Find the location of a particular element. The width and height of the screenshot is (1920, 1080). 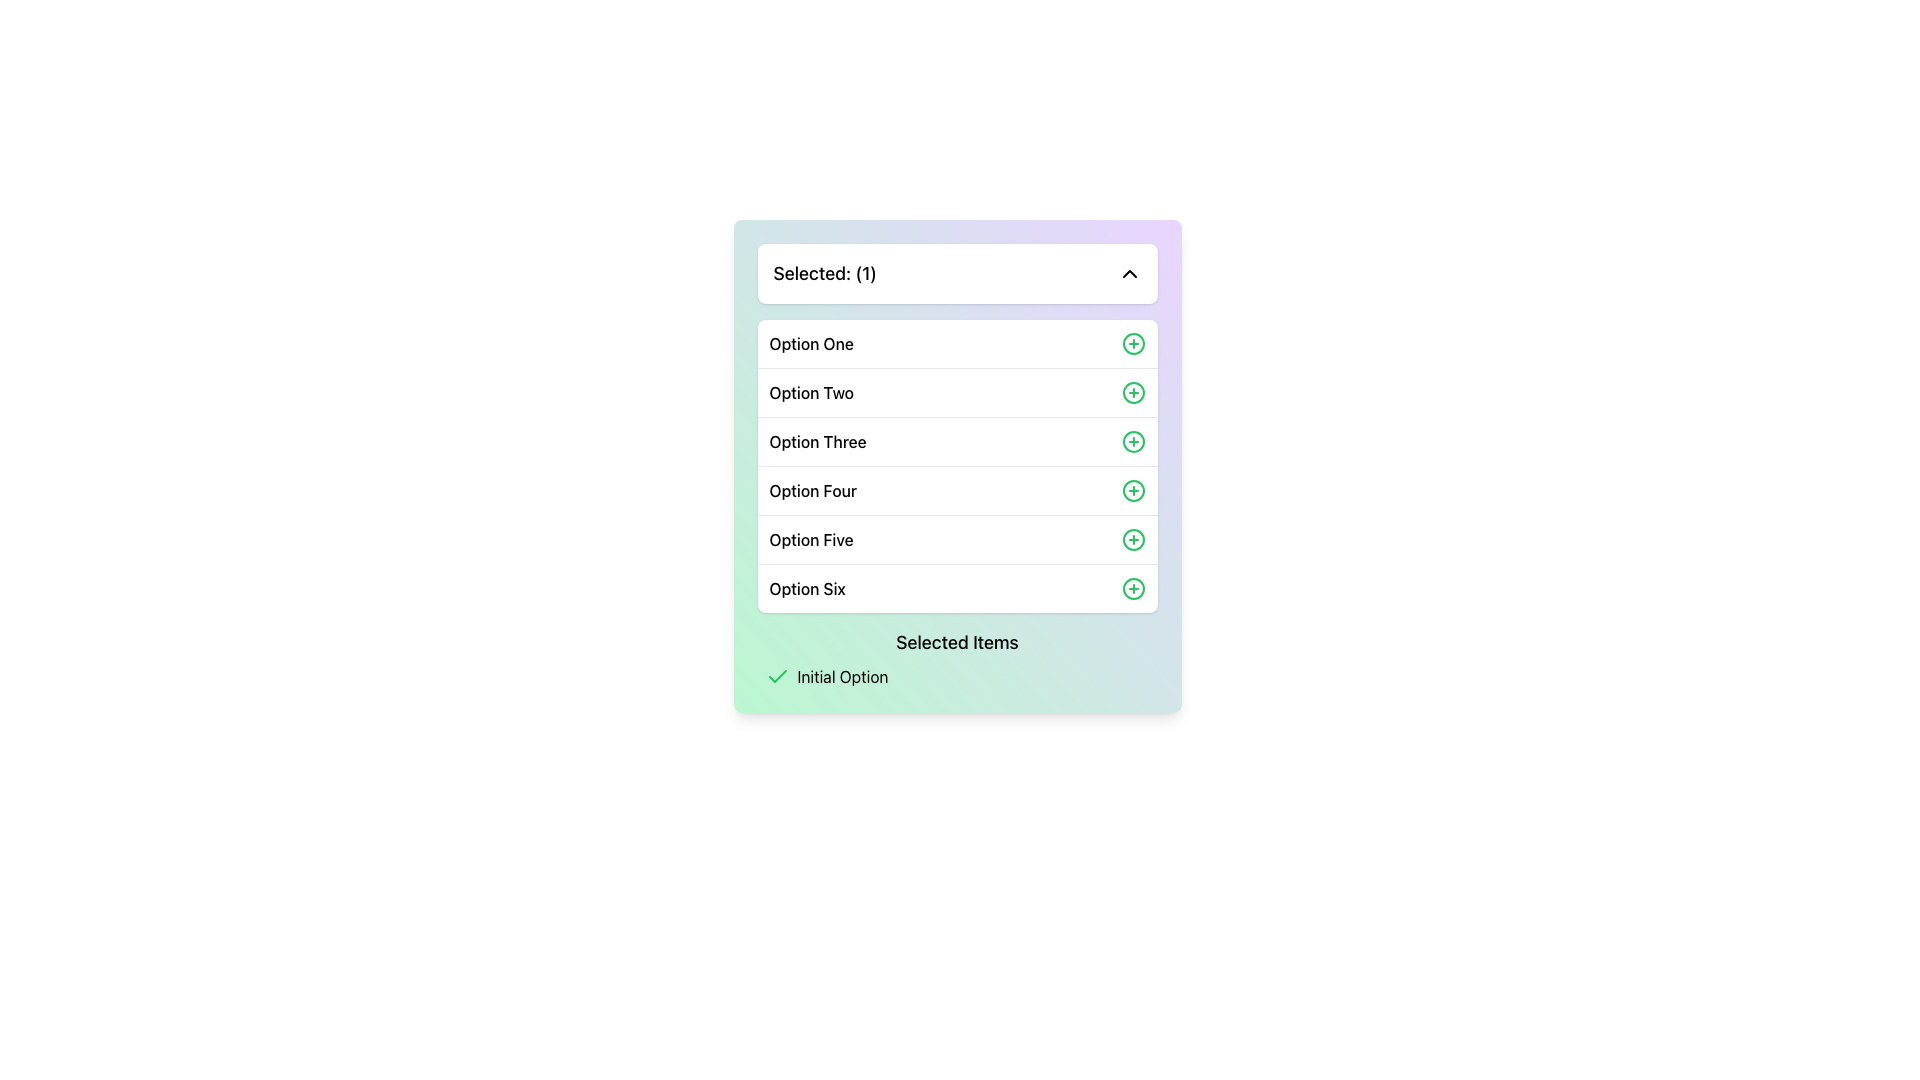

the text label that reads 'Option Six', which is the sixth item in the dropdown menu positioned just below 'Option Five' is located at coordinates (807, 588).